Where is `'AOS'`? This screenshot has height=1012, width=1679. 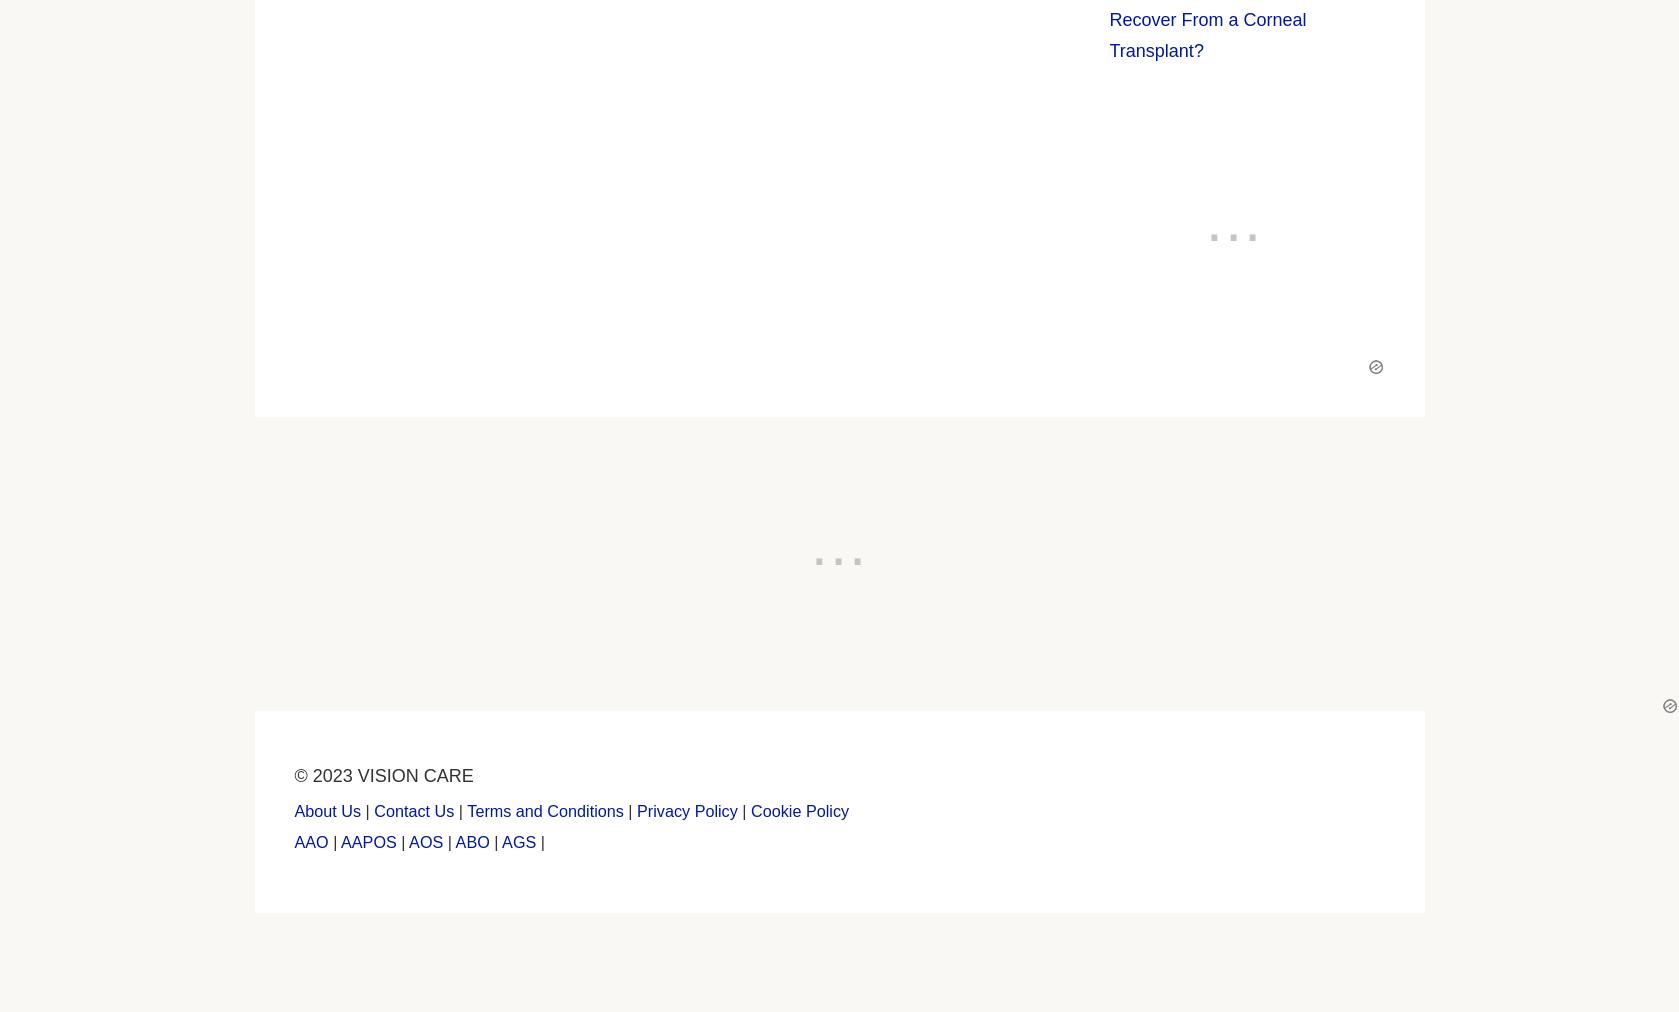
'AOS' is located at coordinates (425, 840).